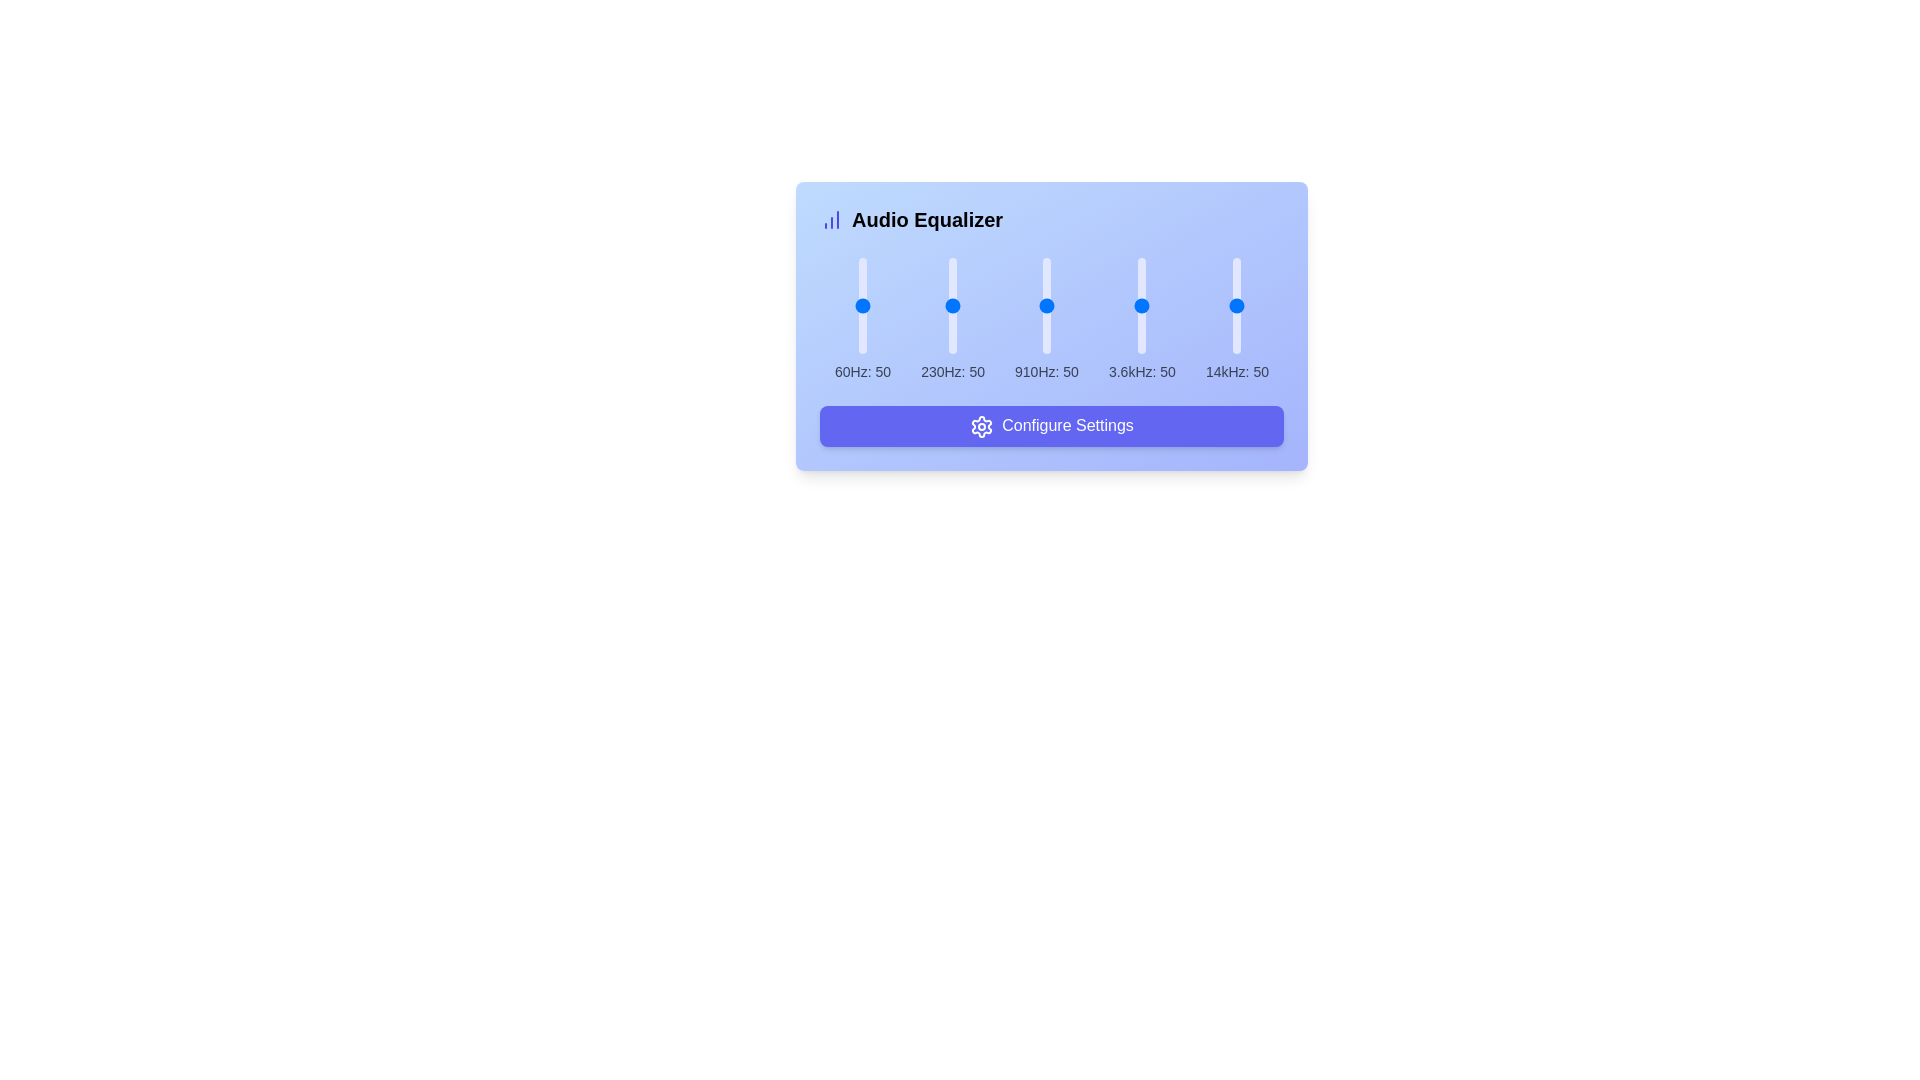 The width and height of the screenshot is (1920, 1080). Describe the element at coordinates (1142, 371) in the screenshot. I see `information displayed in the text label that shows '3.6kHz: 50', positioned below the vertical slider in the audio equalizer interface` at that location.